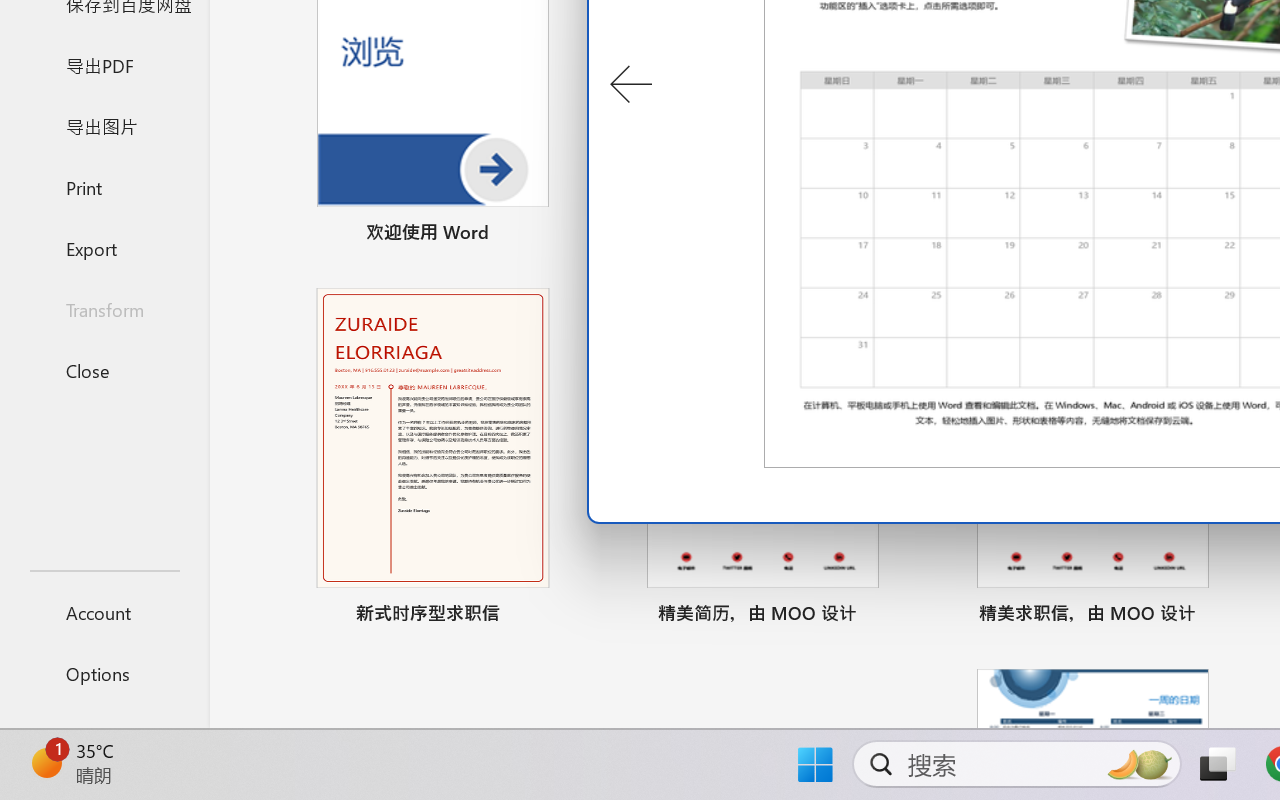  Describe the element at coordinates (1222, 616) in the screenshot. I see `'Pin to list'` at that location.